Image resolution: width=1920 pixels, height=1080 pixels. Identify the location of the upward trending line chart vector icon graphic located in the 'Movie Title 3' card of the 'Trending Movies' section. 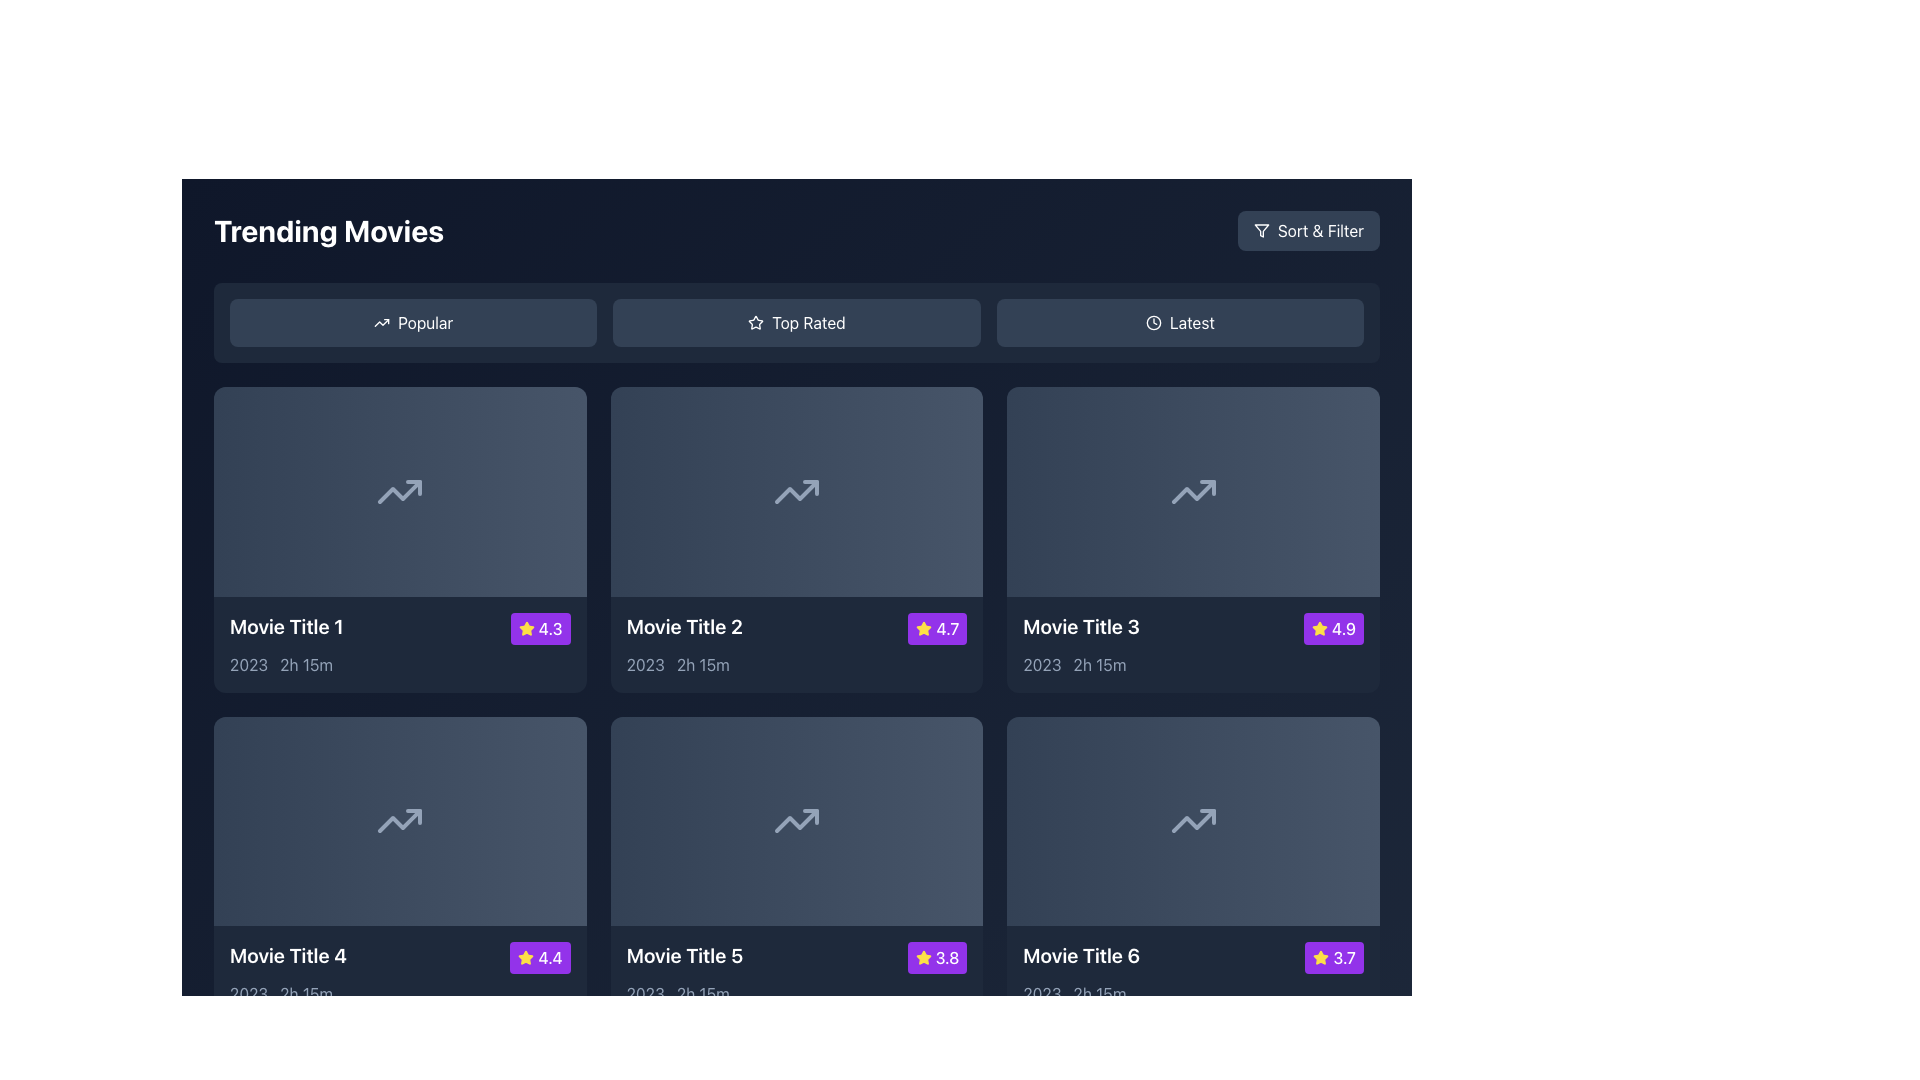
(1193, 491).